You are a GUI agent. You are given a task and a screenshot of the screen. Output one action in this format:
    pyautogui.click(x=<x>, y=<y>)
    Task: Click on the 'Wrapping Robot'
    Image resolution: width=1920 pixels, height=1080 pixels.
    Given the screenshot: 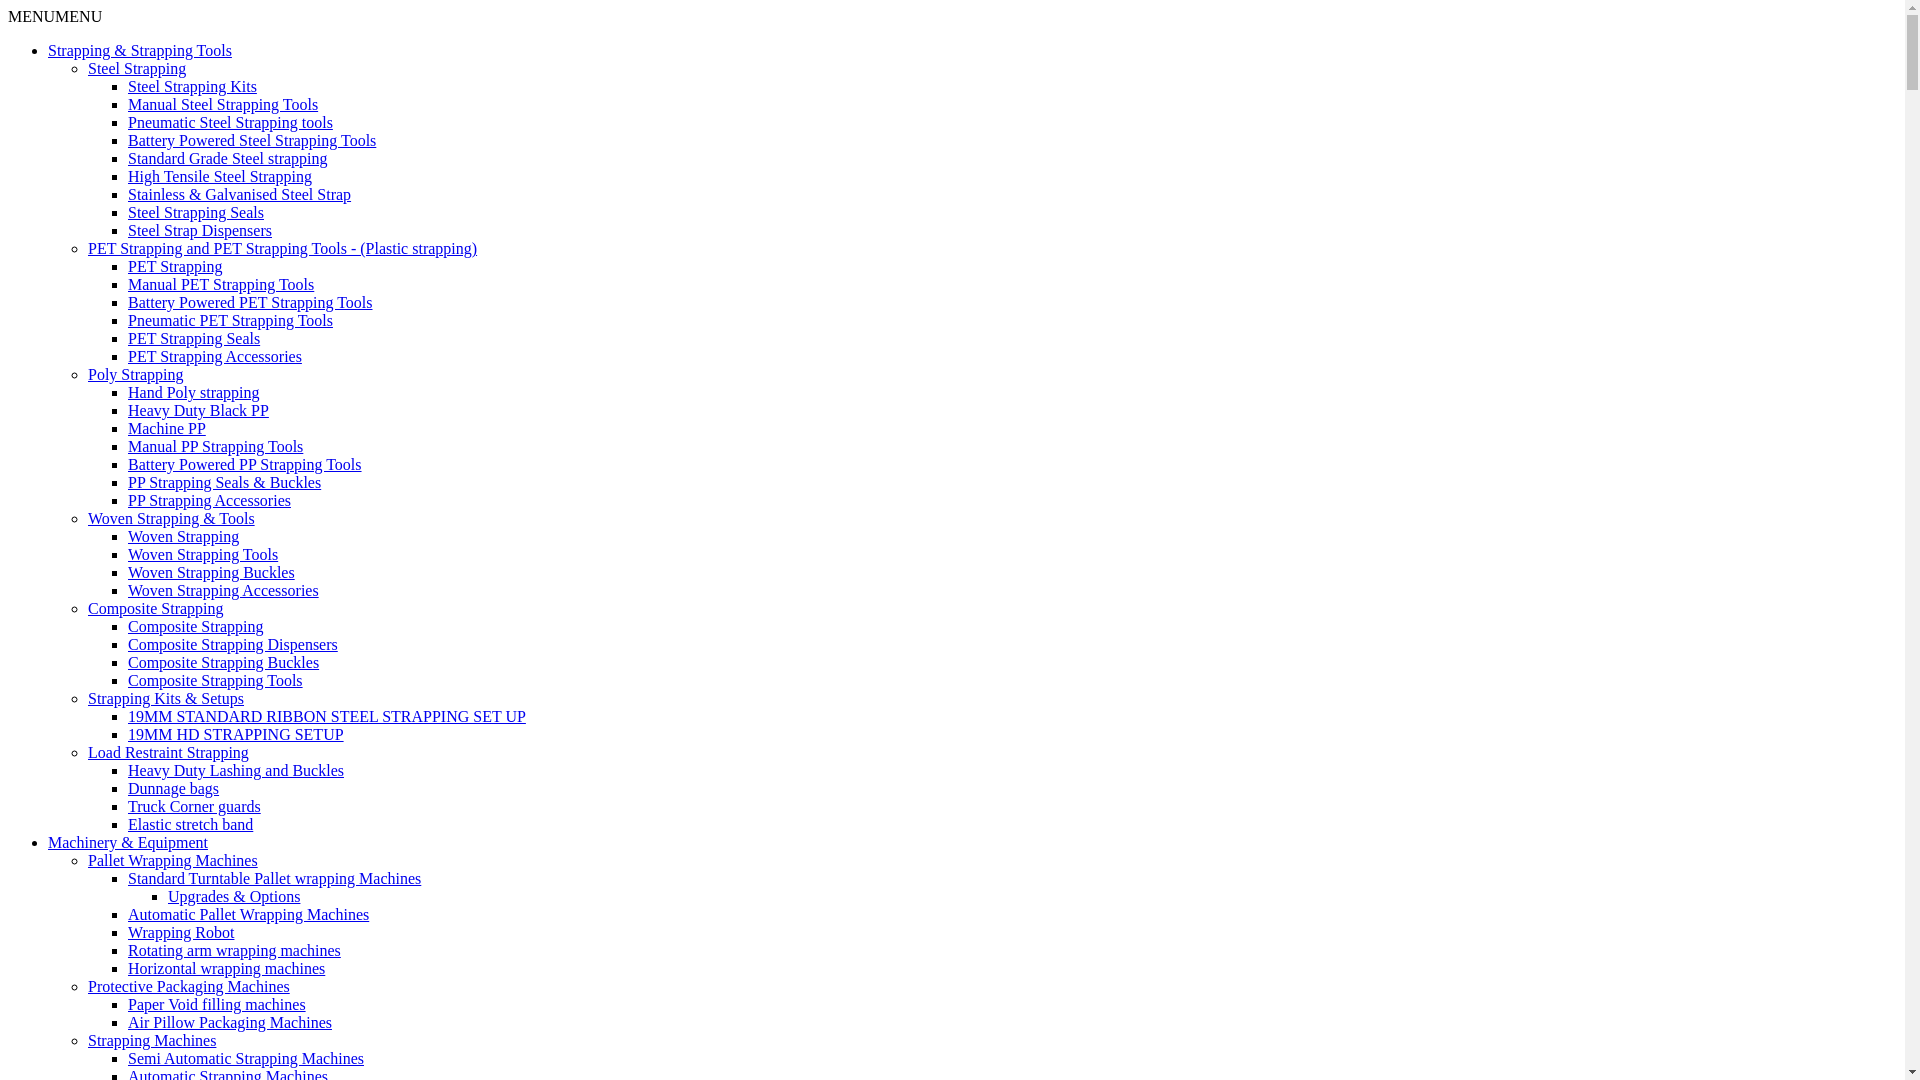 What is the action you would take?
    pyautogui.click(x=127, y=932)
    